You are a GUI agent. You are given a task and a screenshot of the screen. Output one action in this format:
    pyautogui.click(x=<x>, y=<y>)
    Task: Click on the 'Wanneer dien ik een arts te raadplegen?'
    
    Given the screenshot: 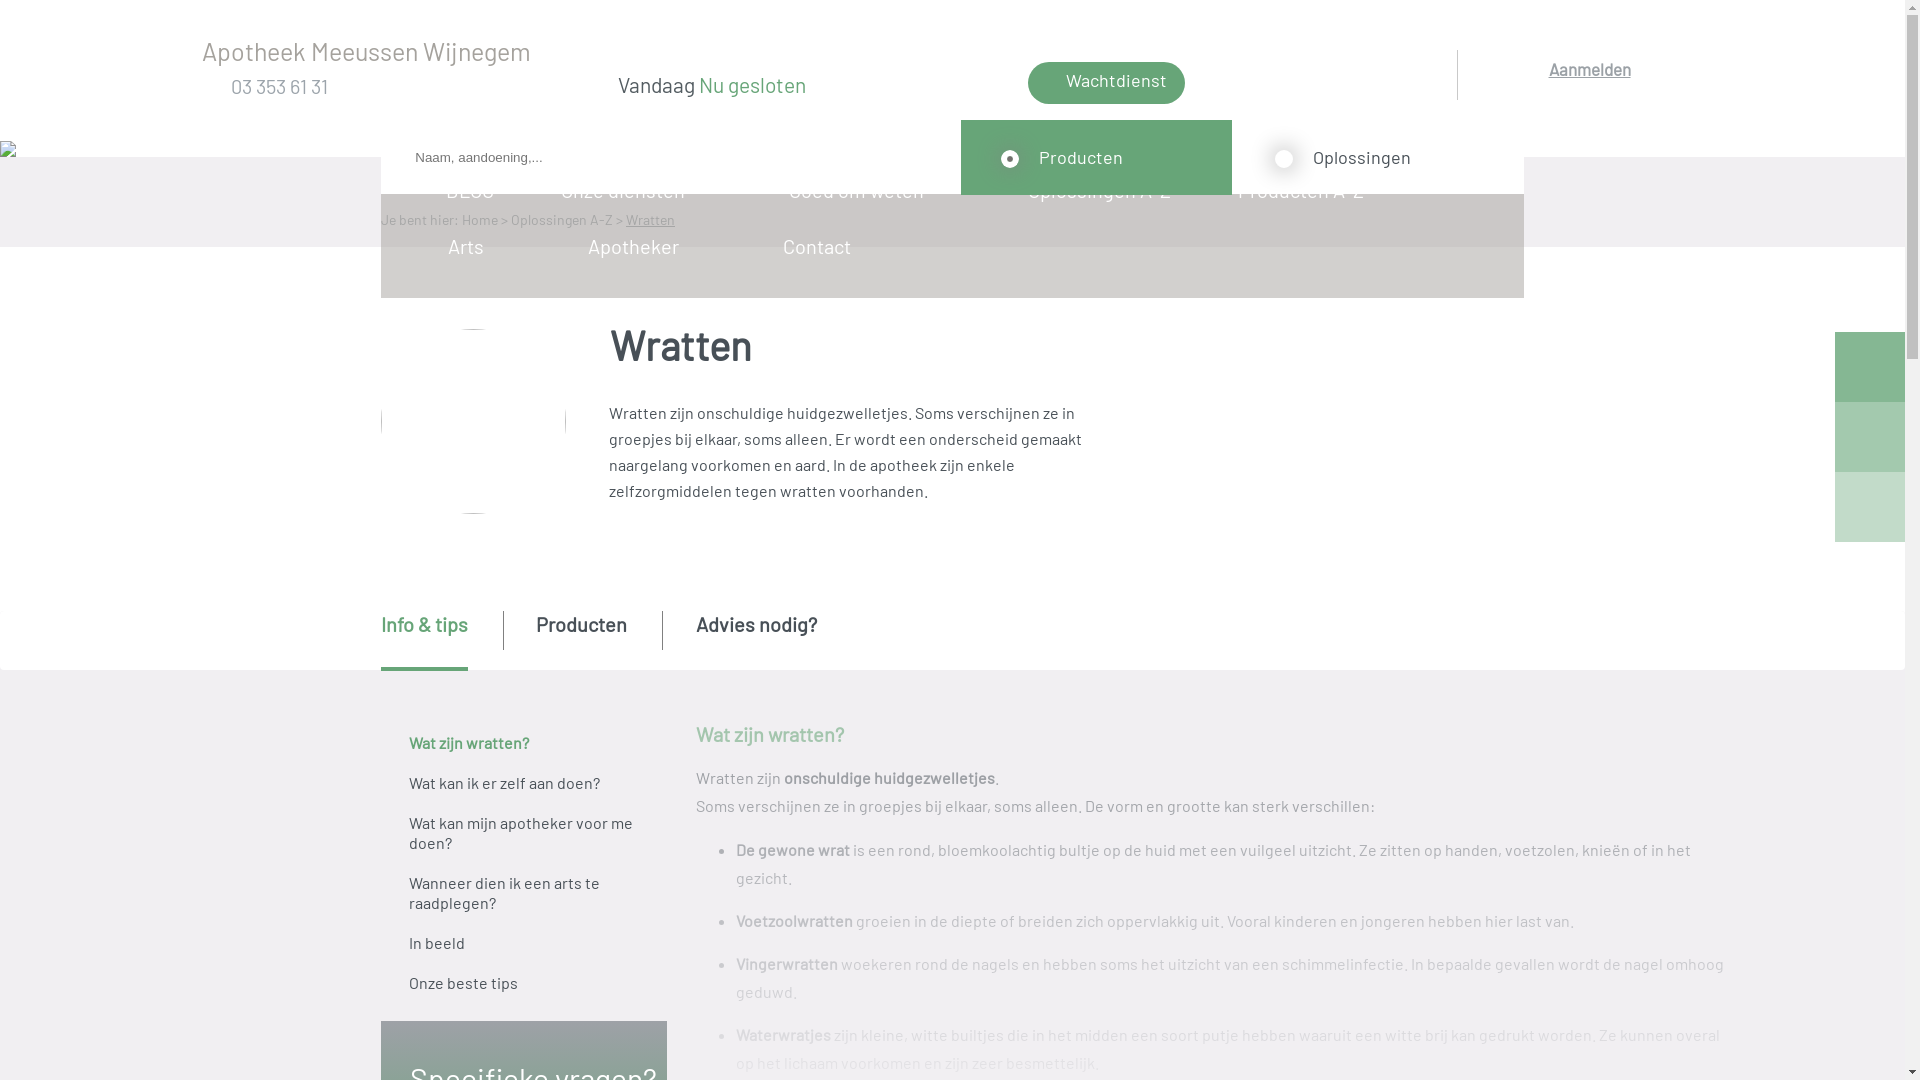 What is the action you would take?
    pyautogui.click(x=523, y=892)
    